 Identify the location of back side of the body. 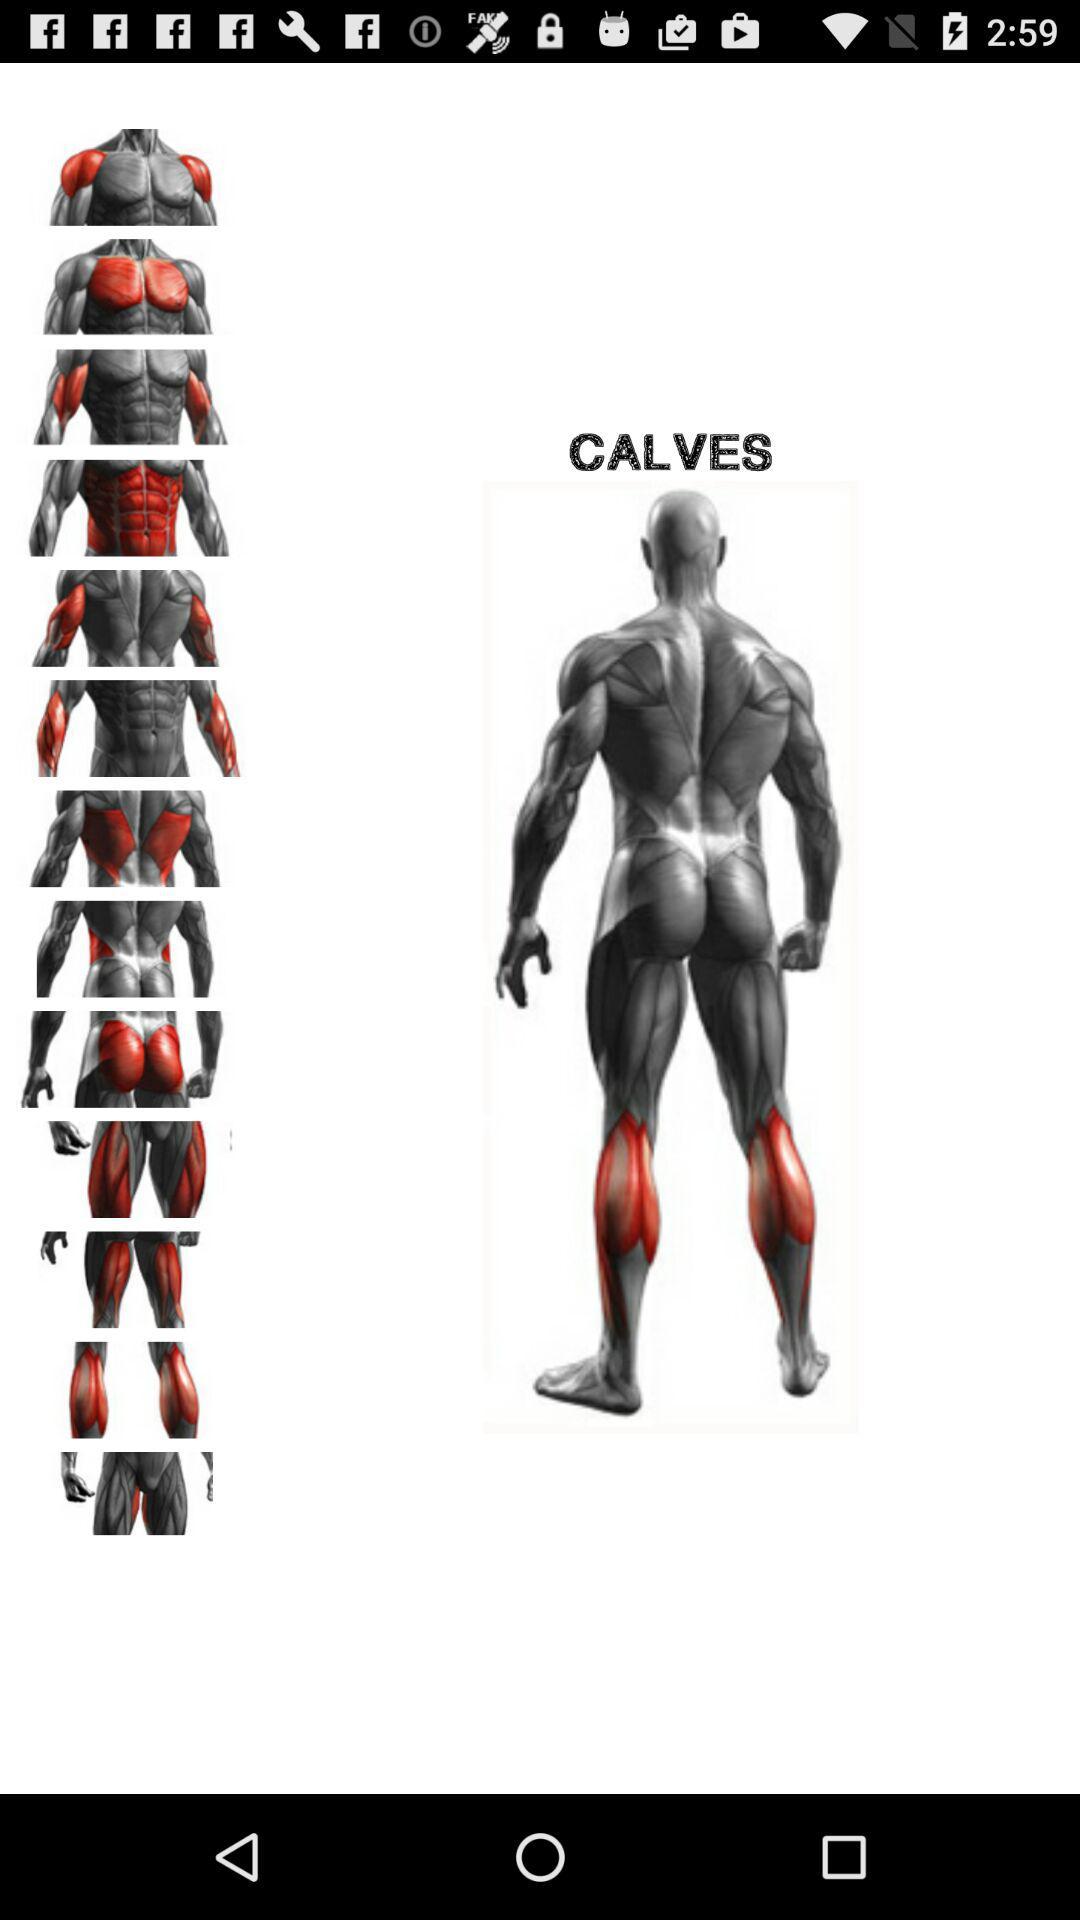
(131, 610).